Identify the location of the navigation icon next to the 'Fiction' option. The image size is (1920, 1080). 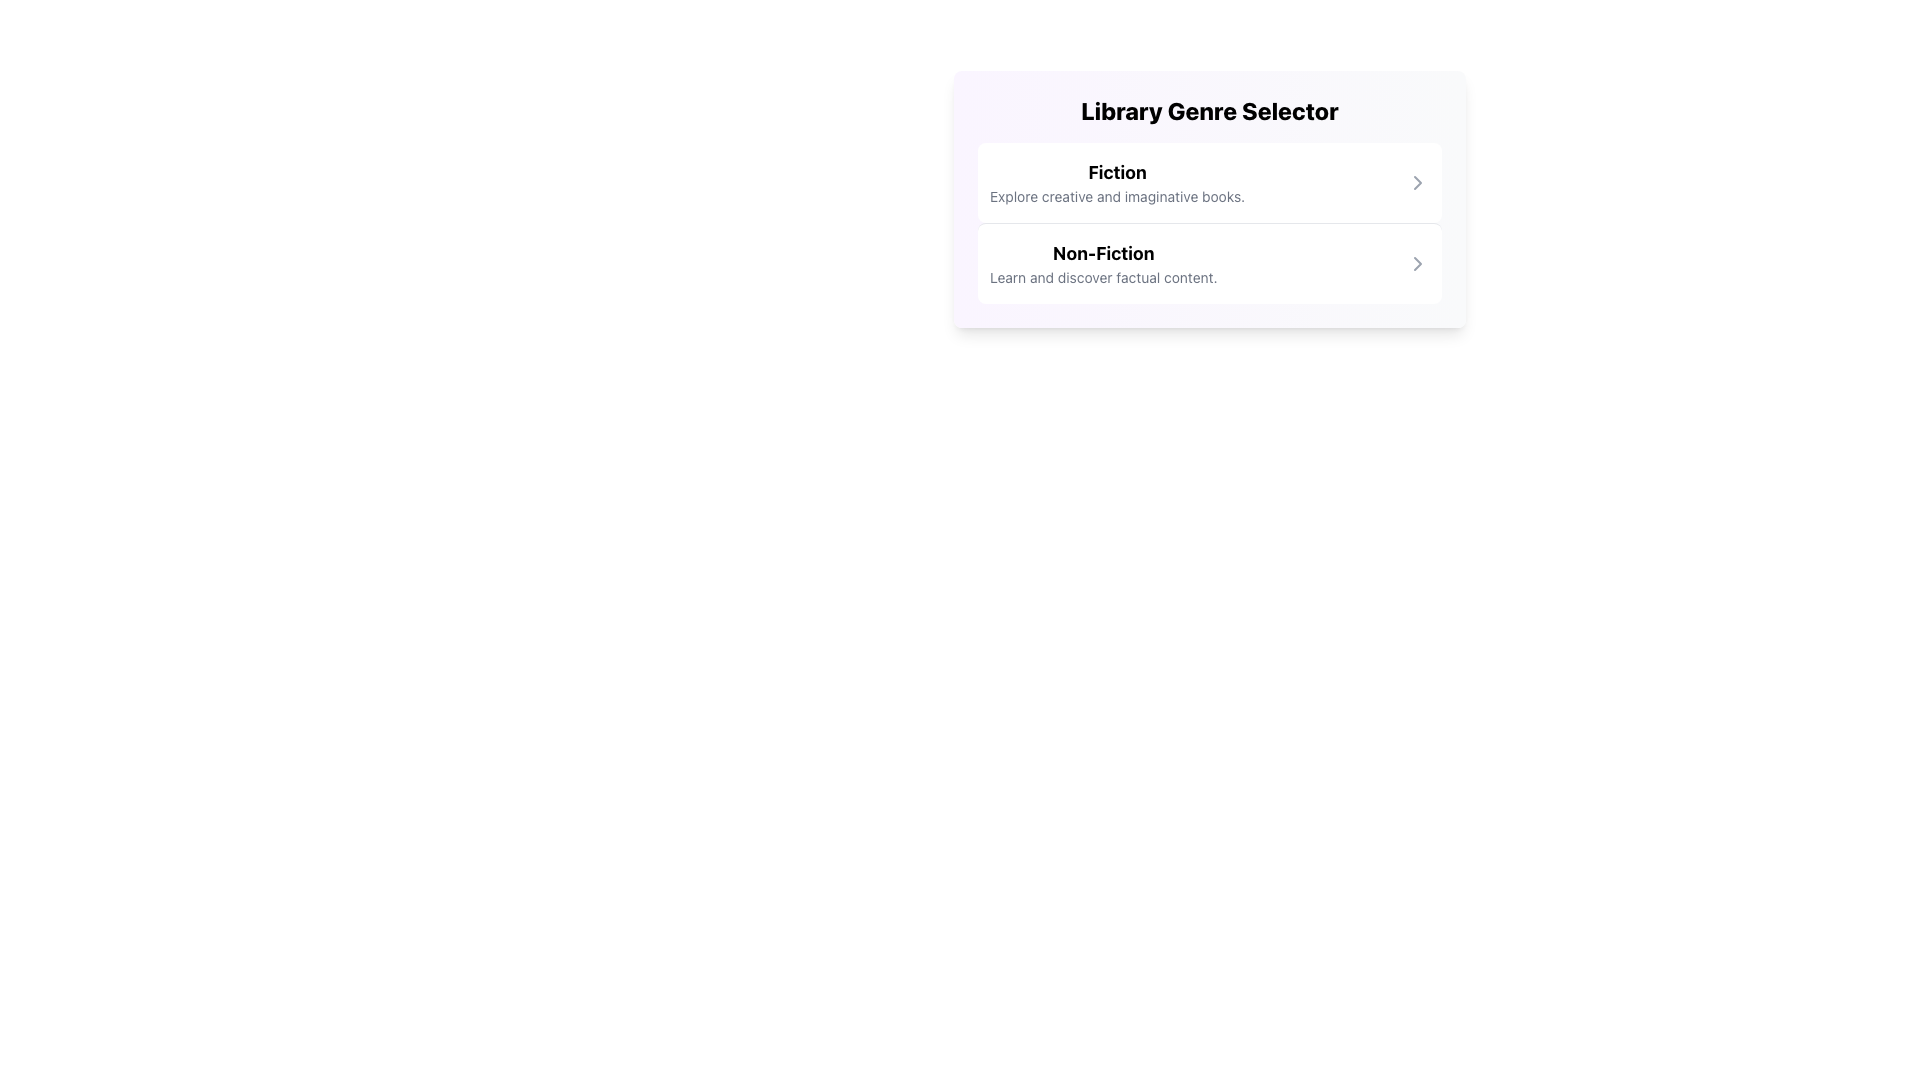
(1416, 182).